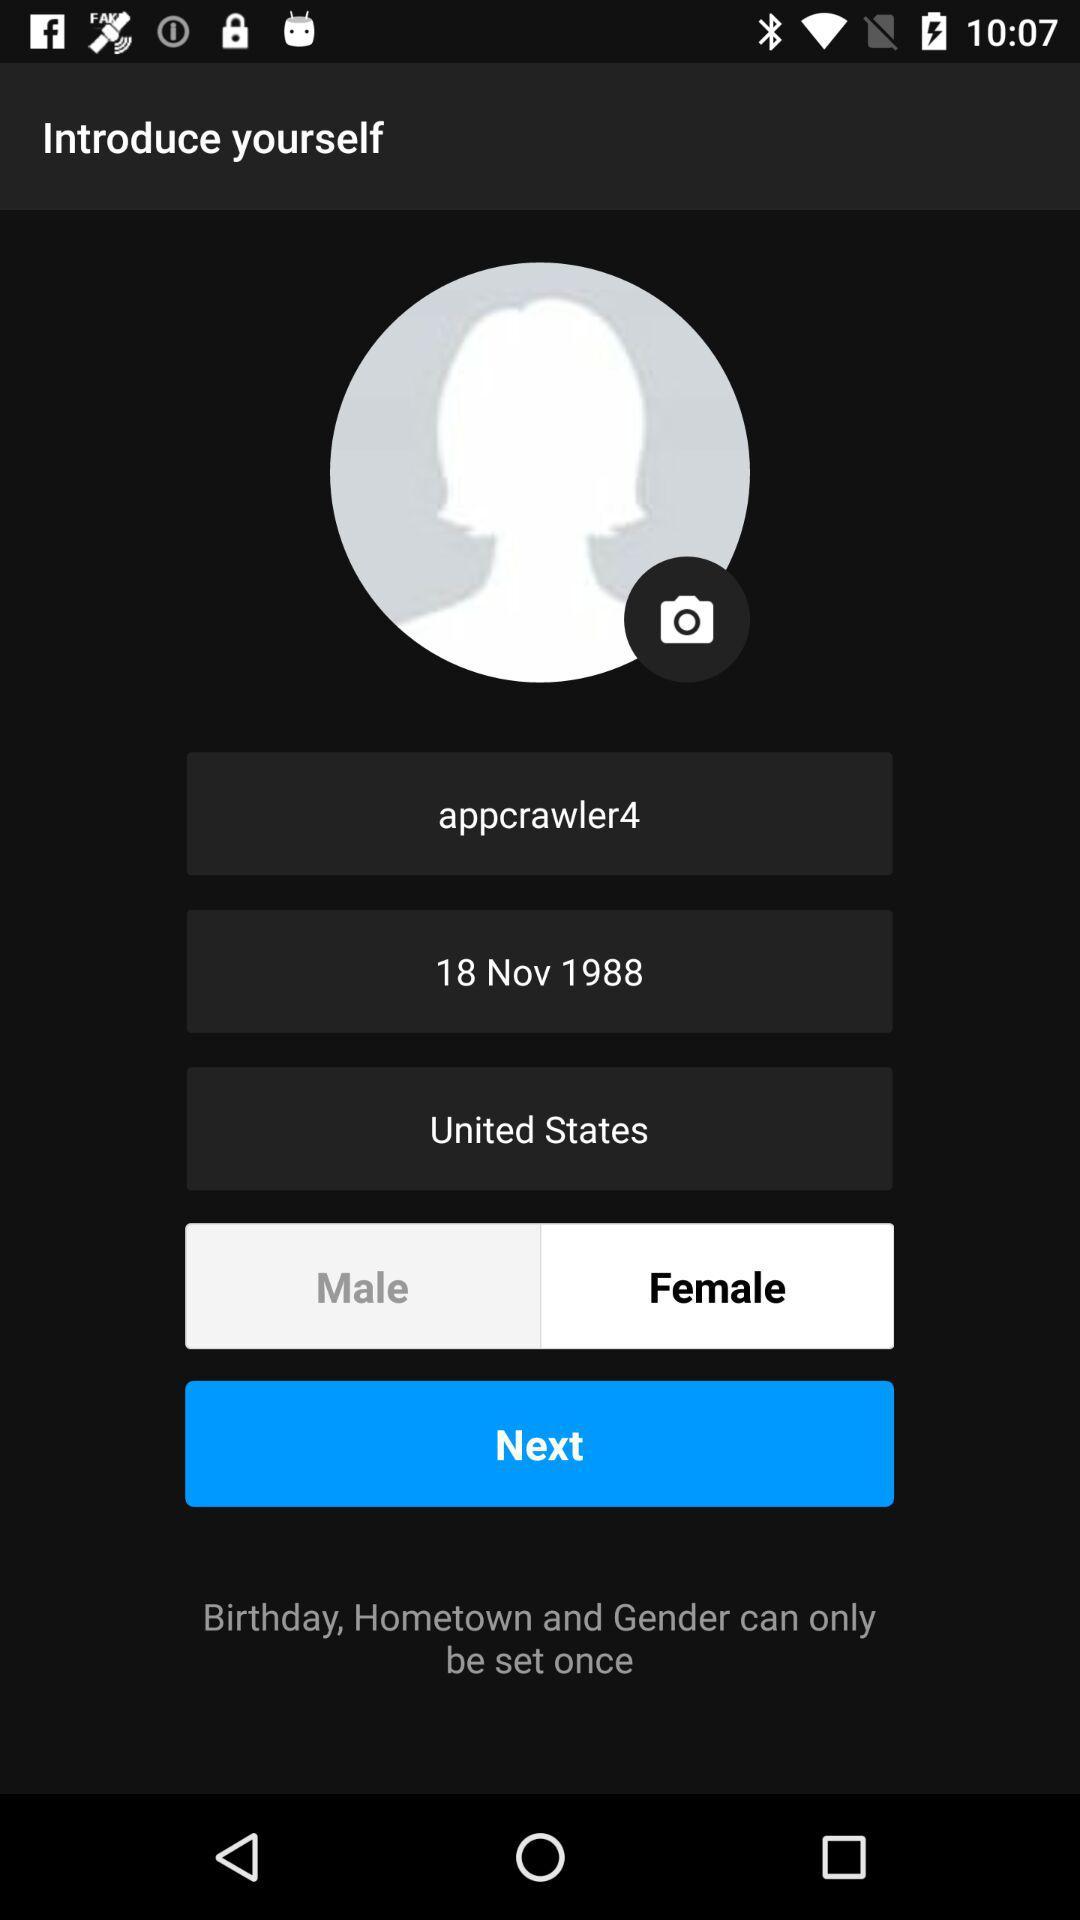 Image resolution: width=1080 pixels, height=1920 pixels. What do you see at coordinates (716, 1286) in the screenshot?
I see `icon above next item` at bounding box center [716, 1286].